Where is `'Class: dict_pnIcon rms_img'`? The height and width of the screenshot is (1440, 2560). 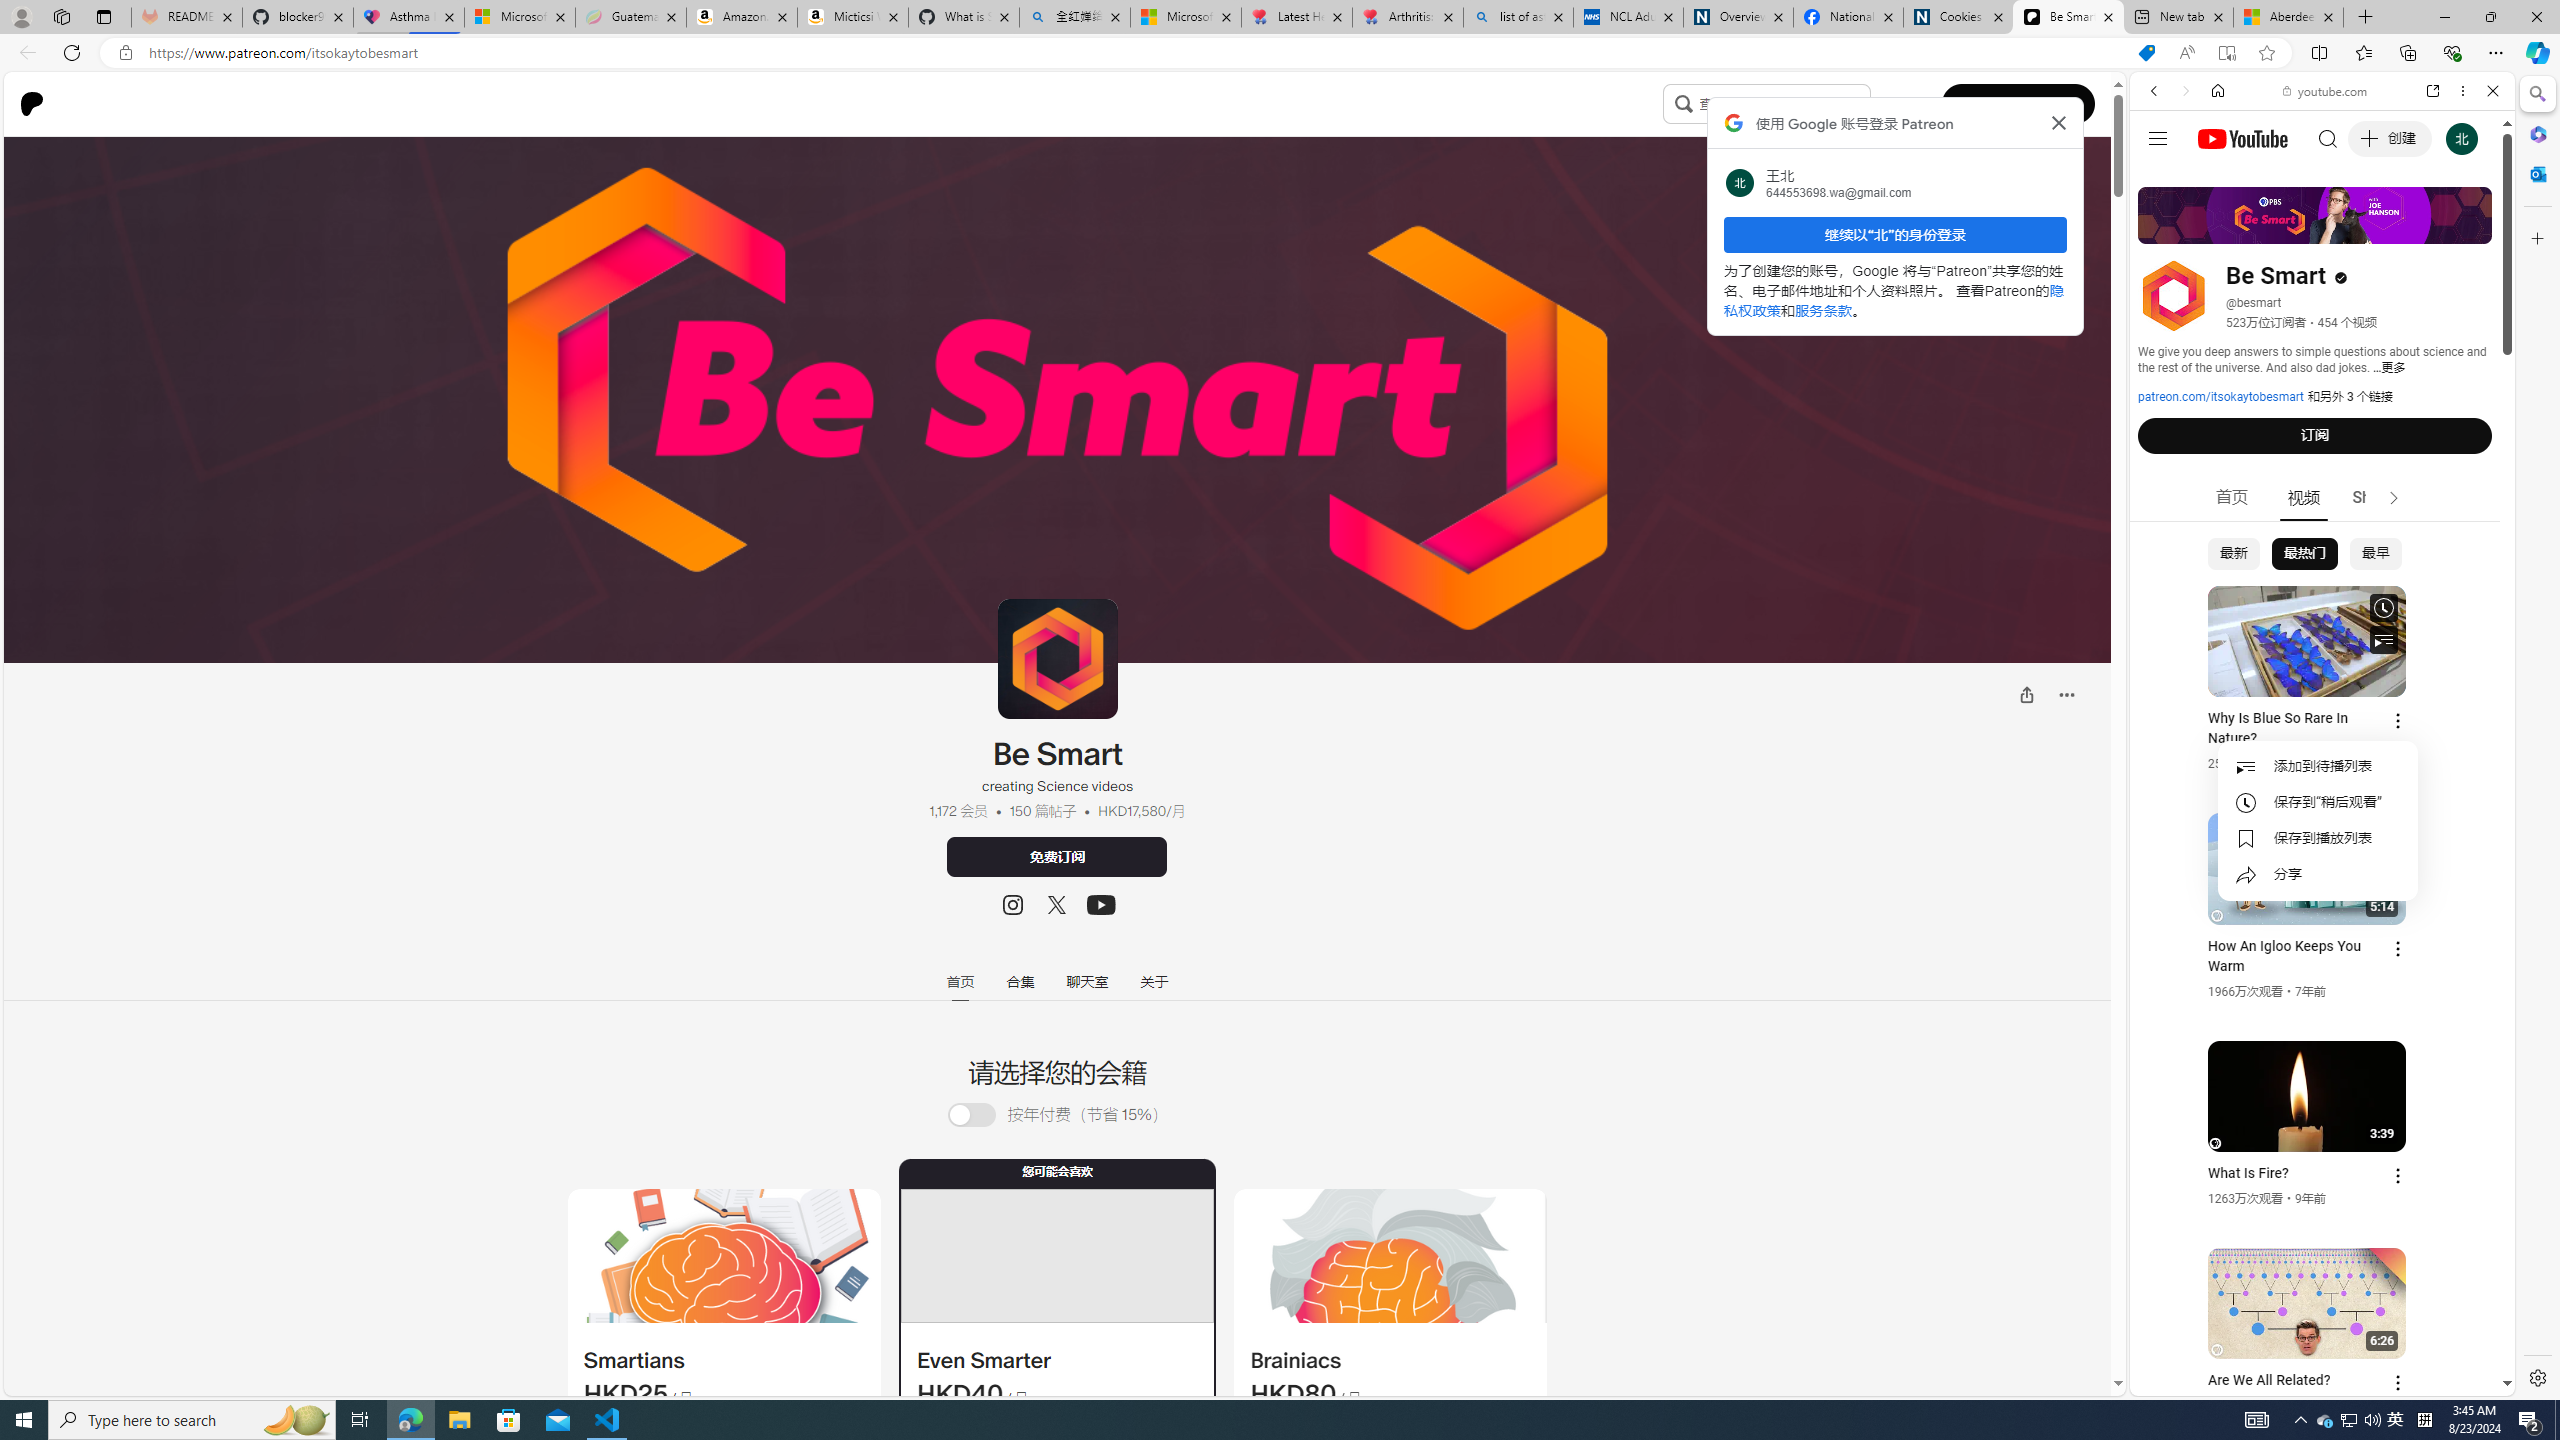
'Class: dict_pnIcon rms_img' is located at coordinates (2307, 1379).